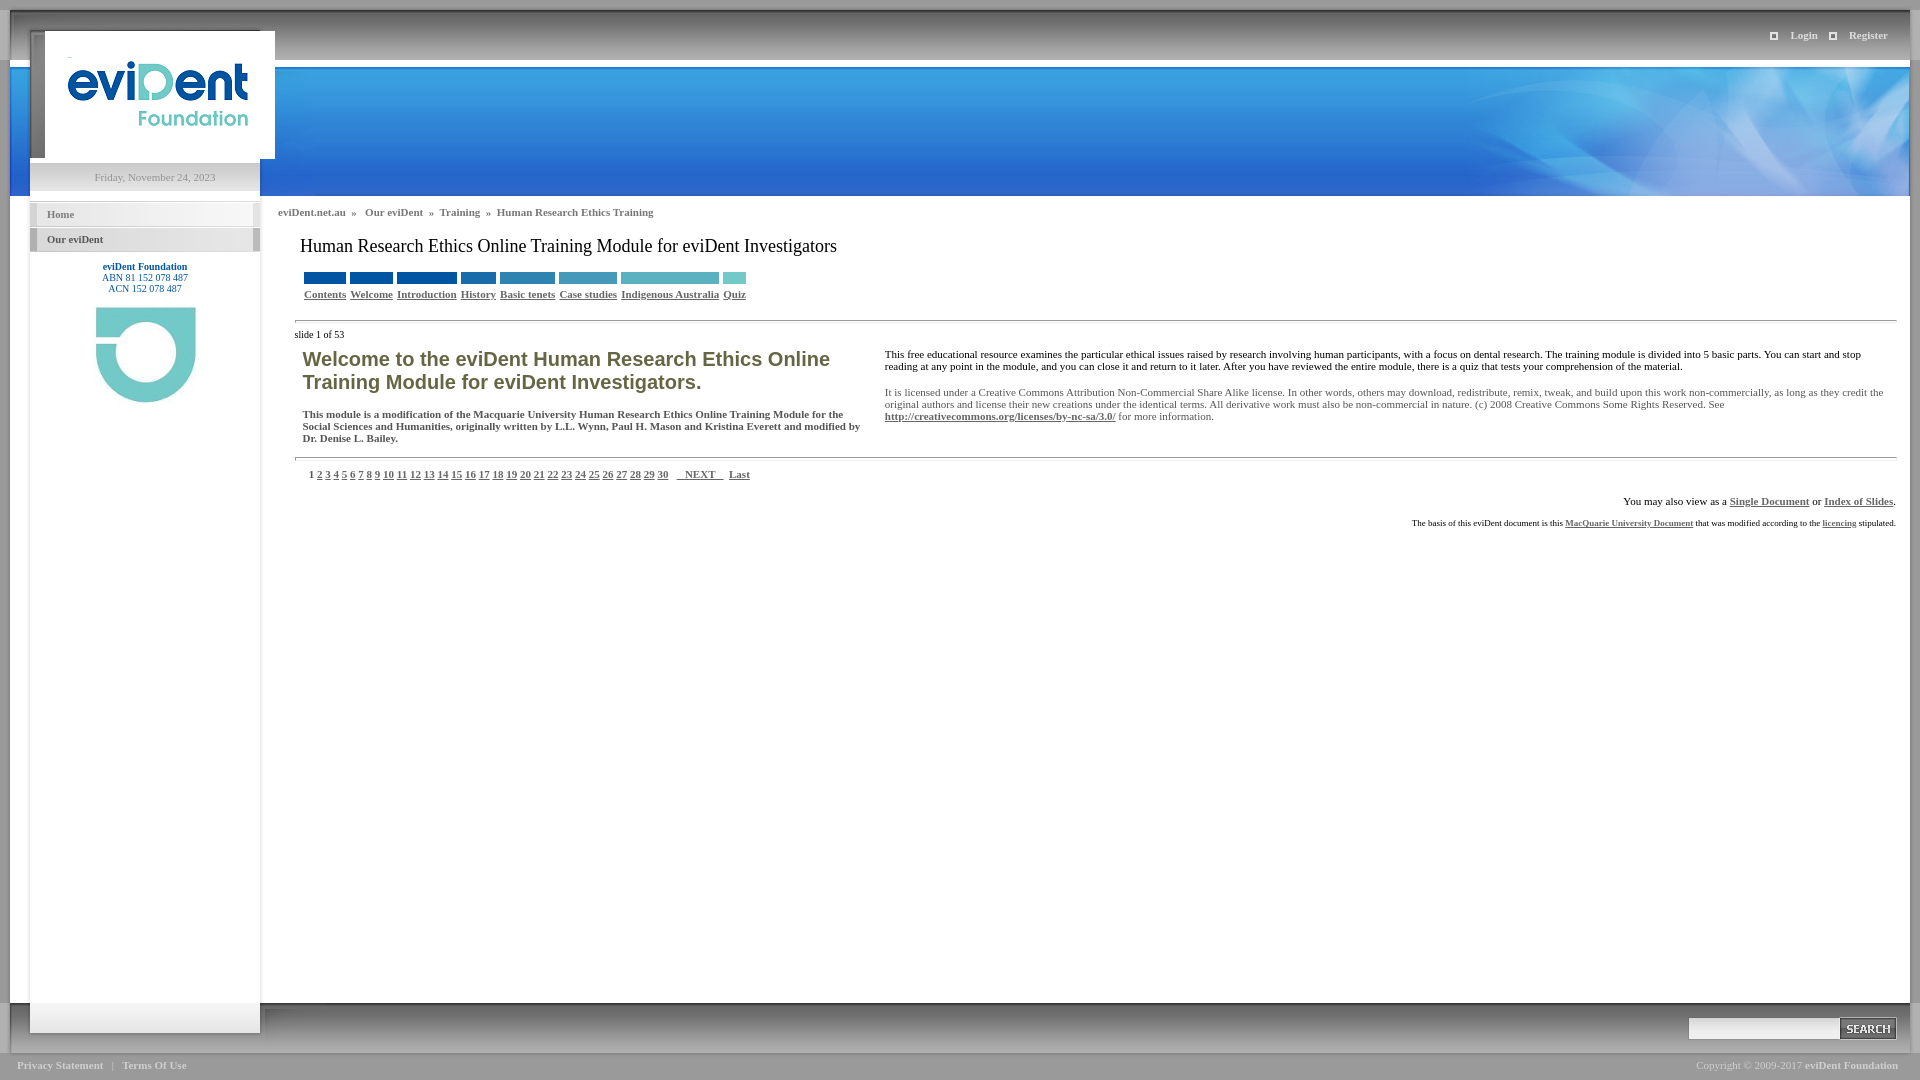 The height and width of the screenshot is (1080, 1920). What do you see at coordinates (1728, 500) in the screenshot?
I see `'Single Document'` at bounding box center [1728, 500].